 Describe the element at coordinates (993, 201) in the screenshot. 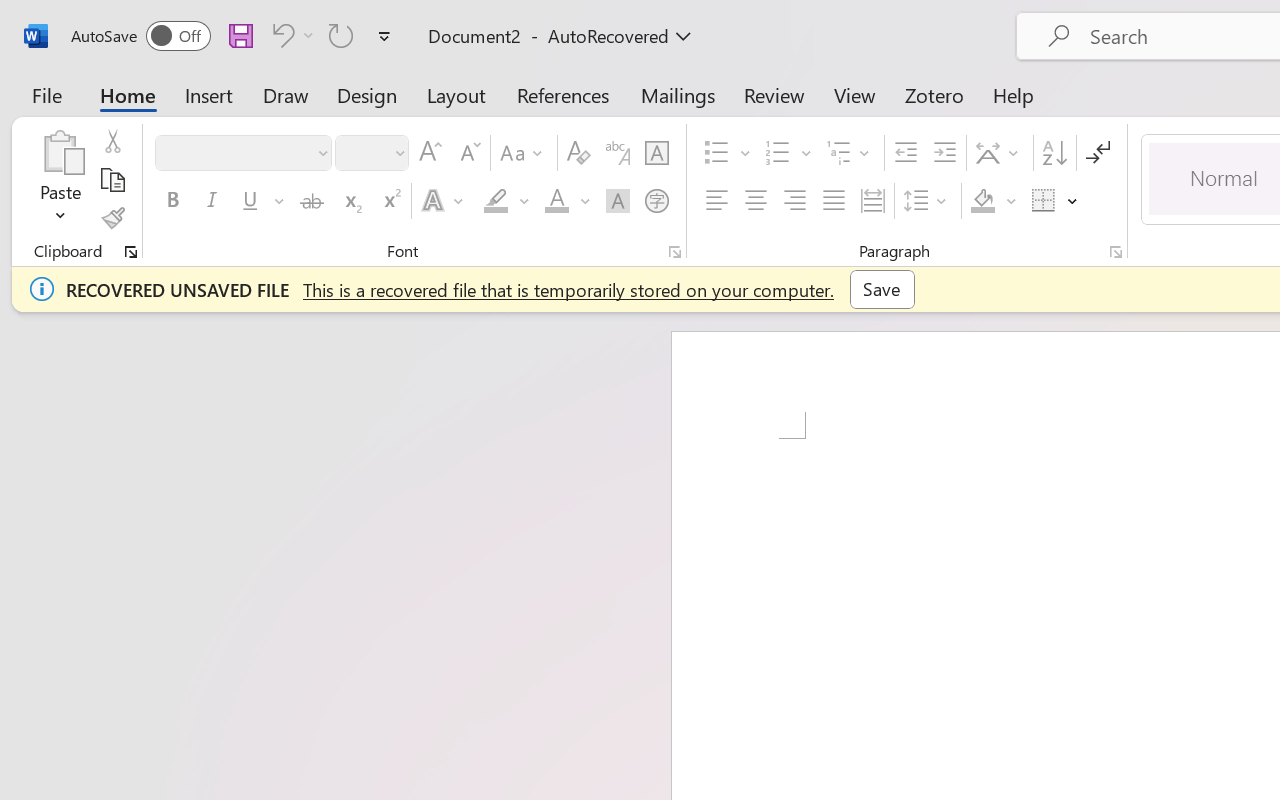

I see `'Shading'` at that location.